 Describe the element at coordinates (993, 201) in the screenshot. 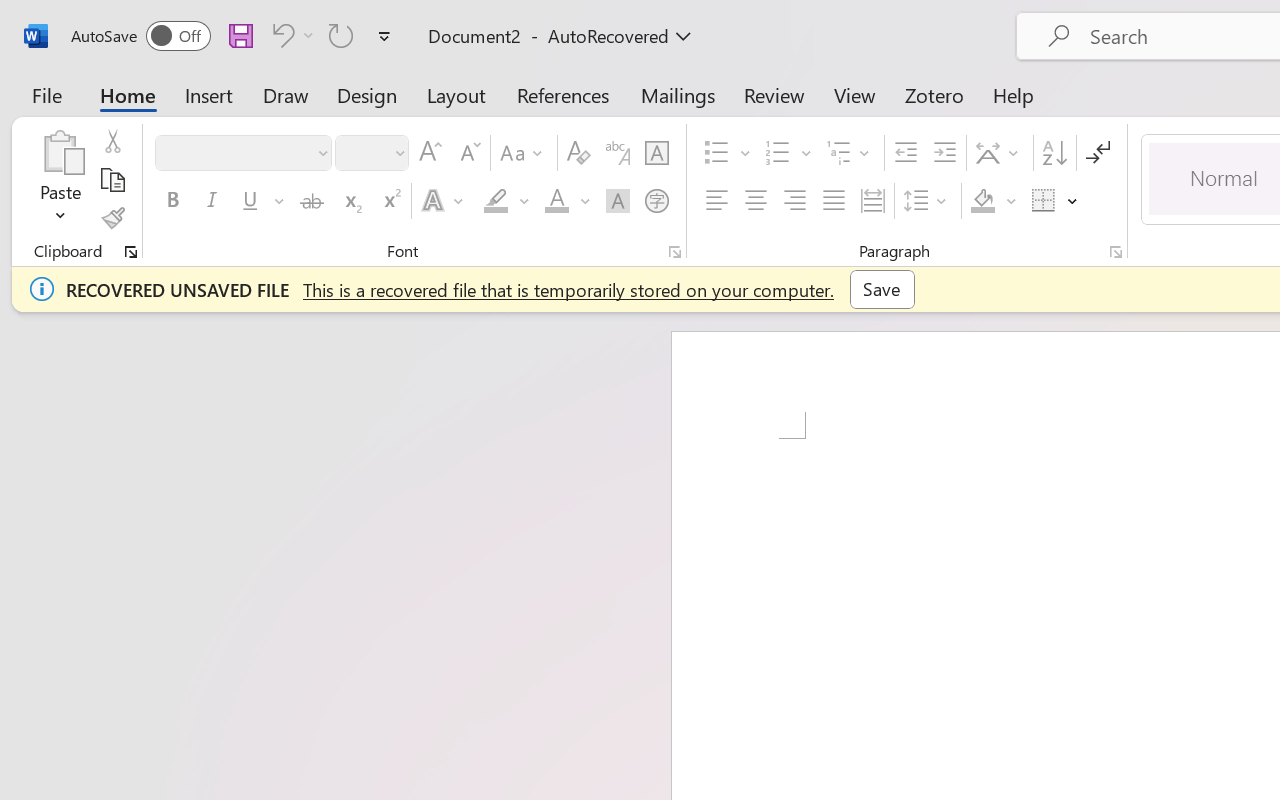

I see `'Shading'` at that location.